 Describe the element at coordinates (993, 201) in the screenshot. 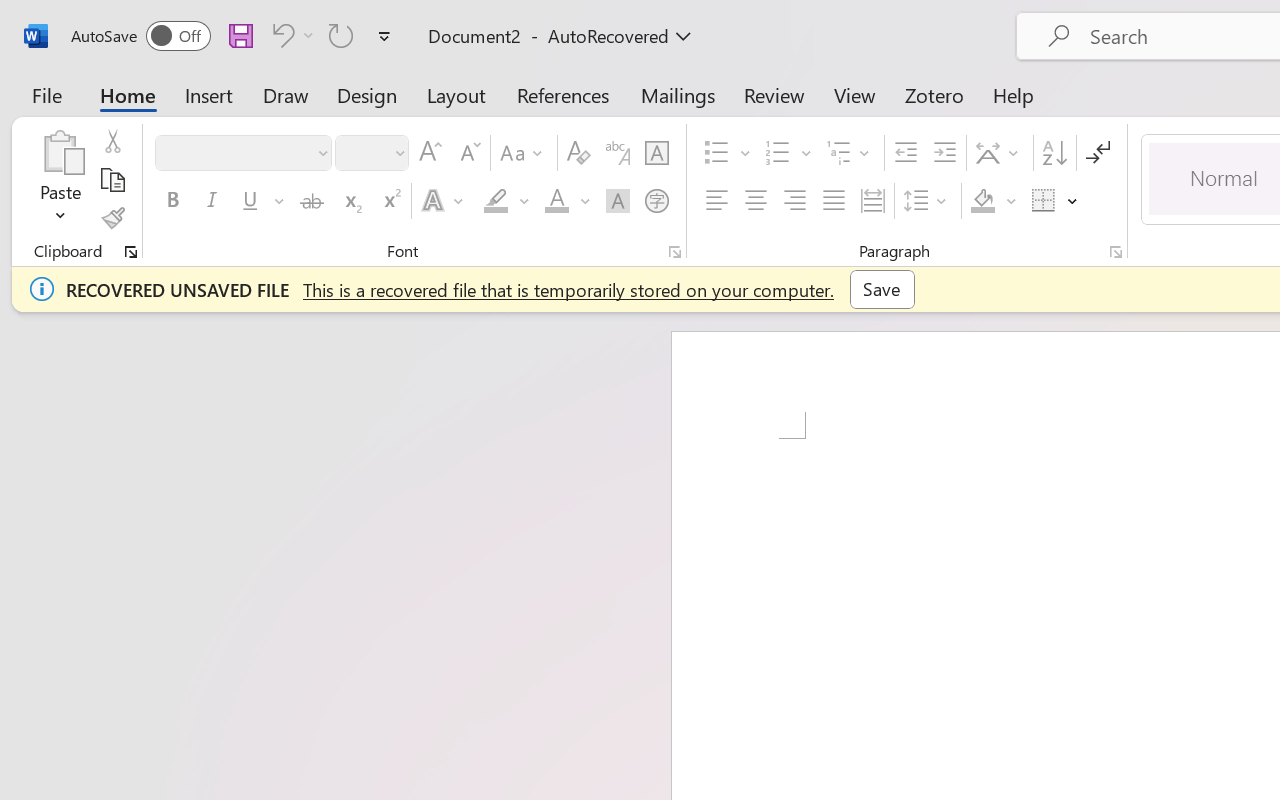

I see `'Shading'` at that location.